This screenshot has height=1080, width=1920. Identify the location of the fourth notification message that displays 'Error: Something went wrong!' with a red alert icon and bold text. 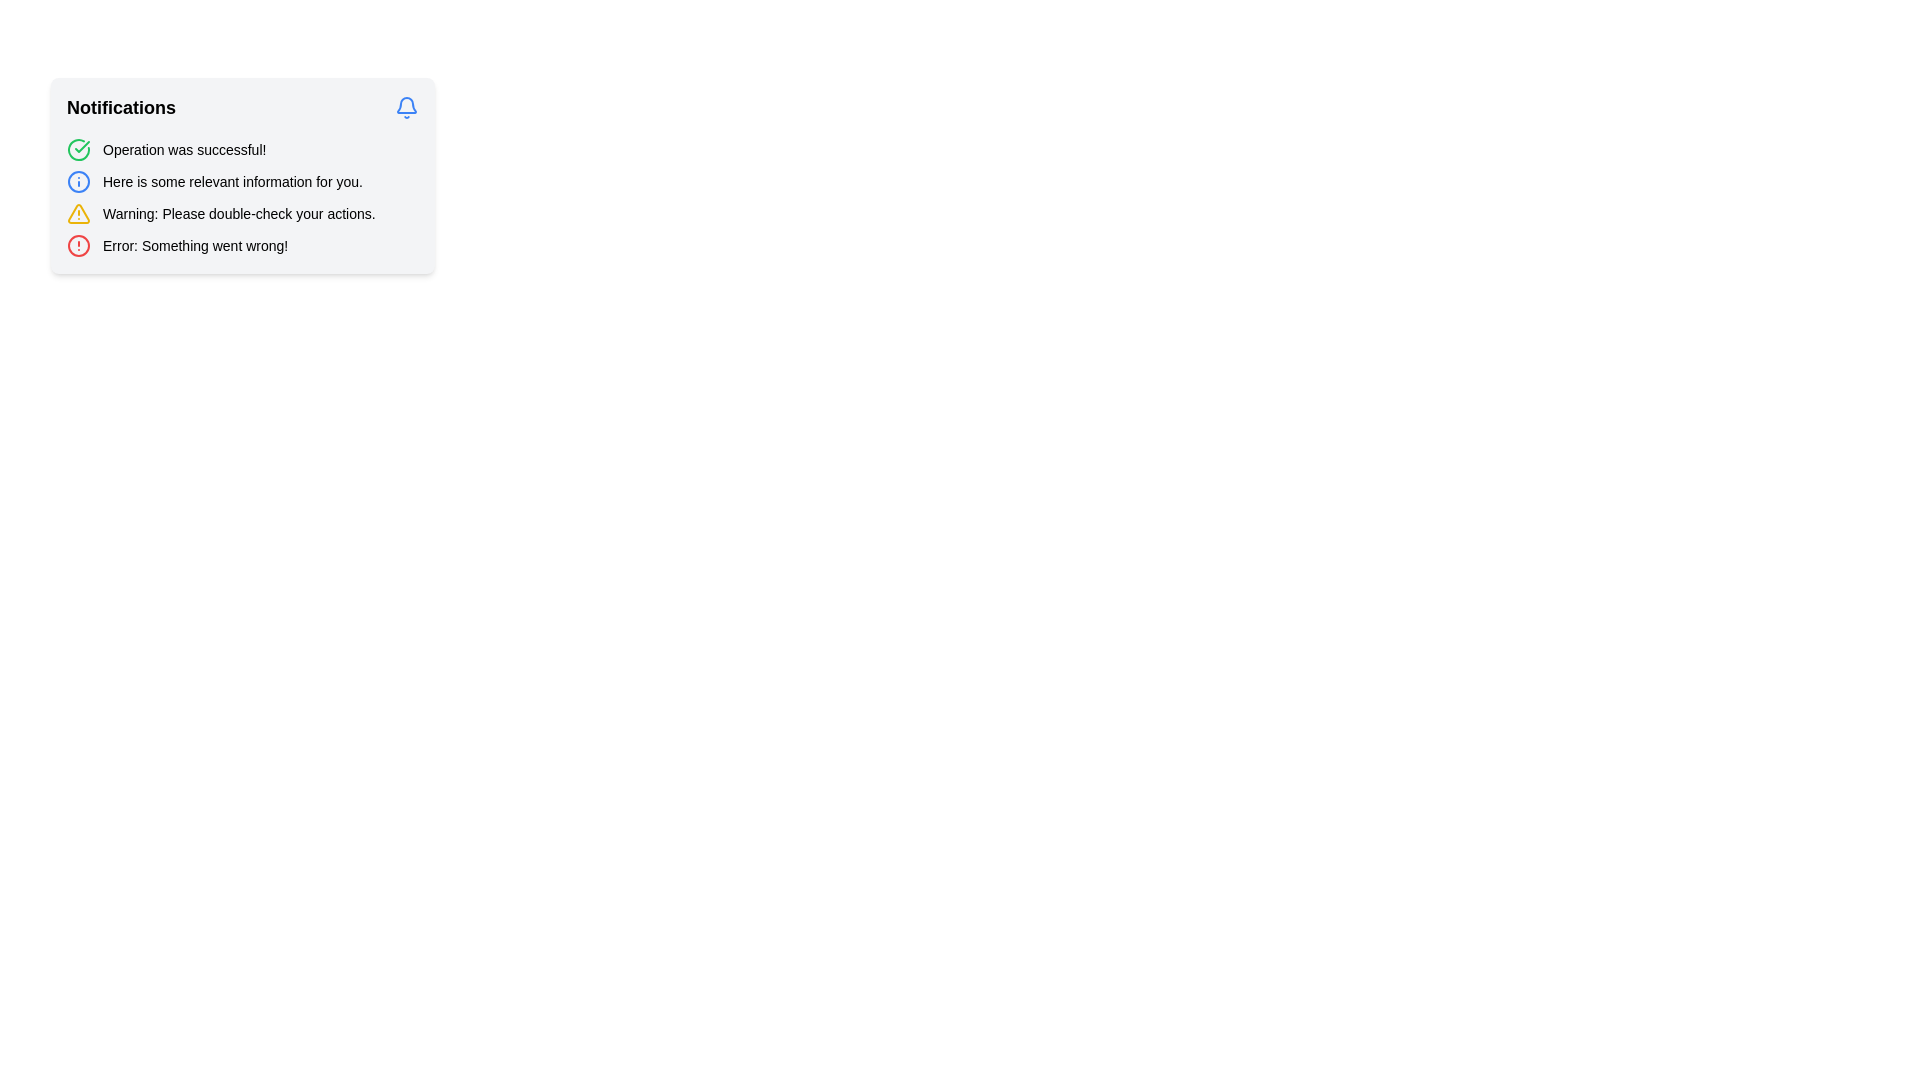
(242, 245).